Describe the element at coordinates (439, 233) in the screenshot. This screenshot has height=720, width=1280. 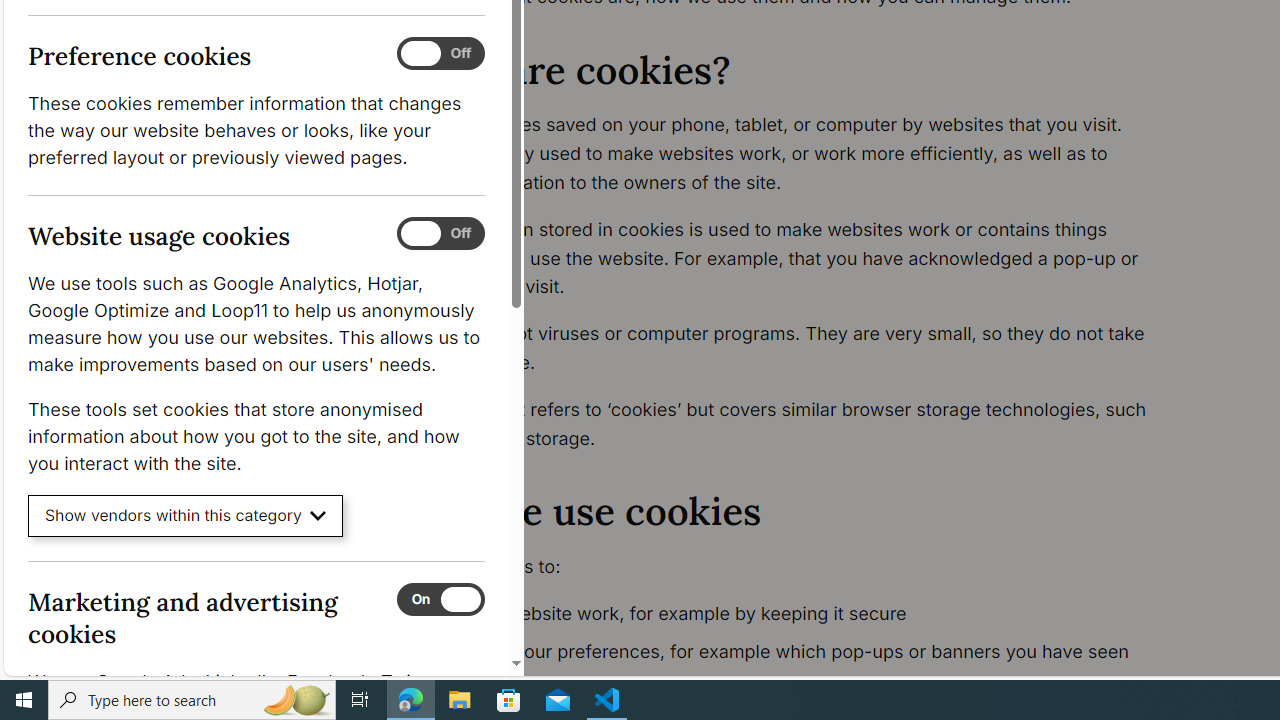
I see `'Website usage cookies'` at that location.